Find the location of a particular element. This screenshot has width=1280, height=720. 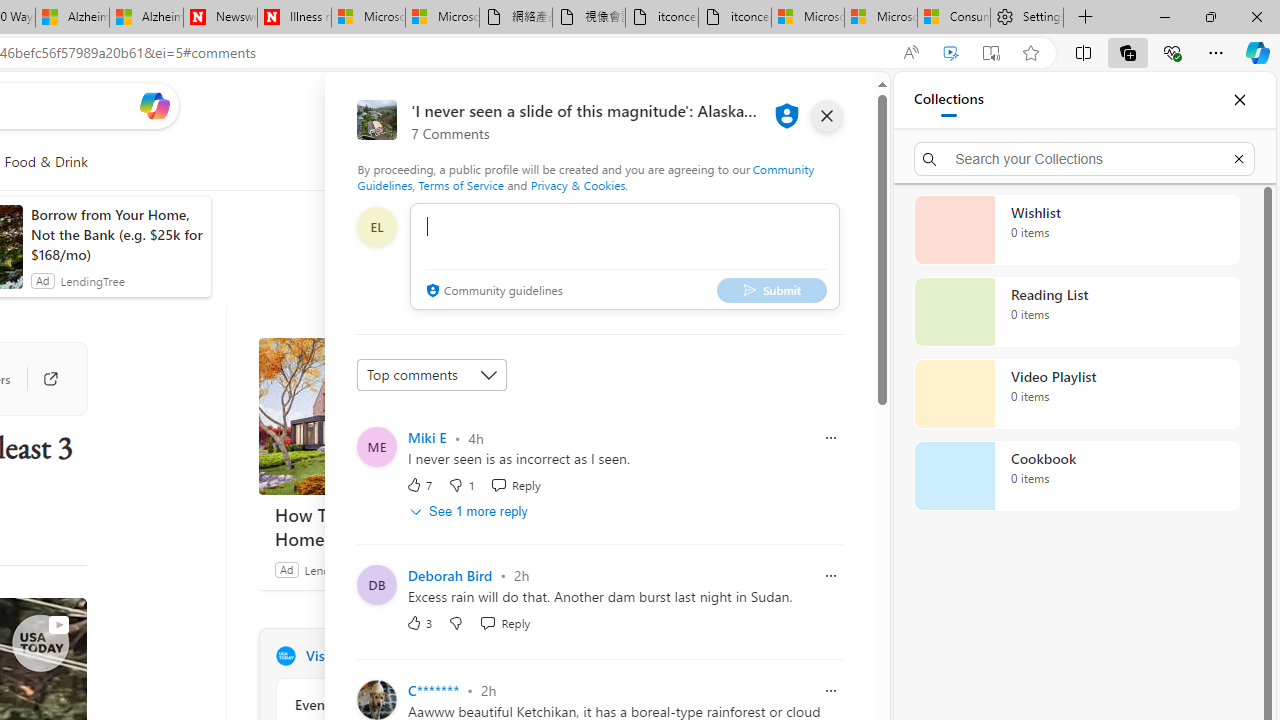

'Video Playlist collection, 0 items' is located at coordinates (1076, 394).